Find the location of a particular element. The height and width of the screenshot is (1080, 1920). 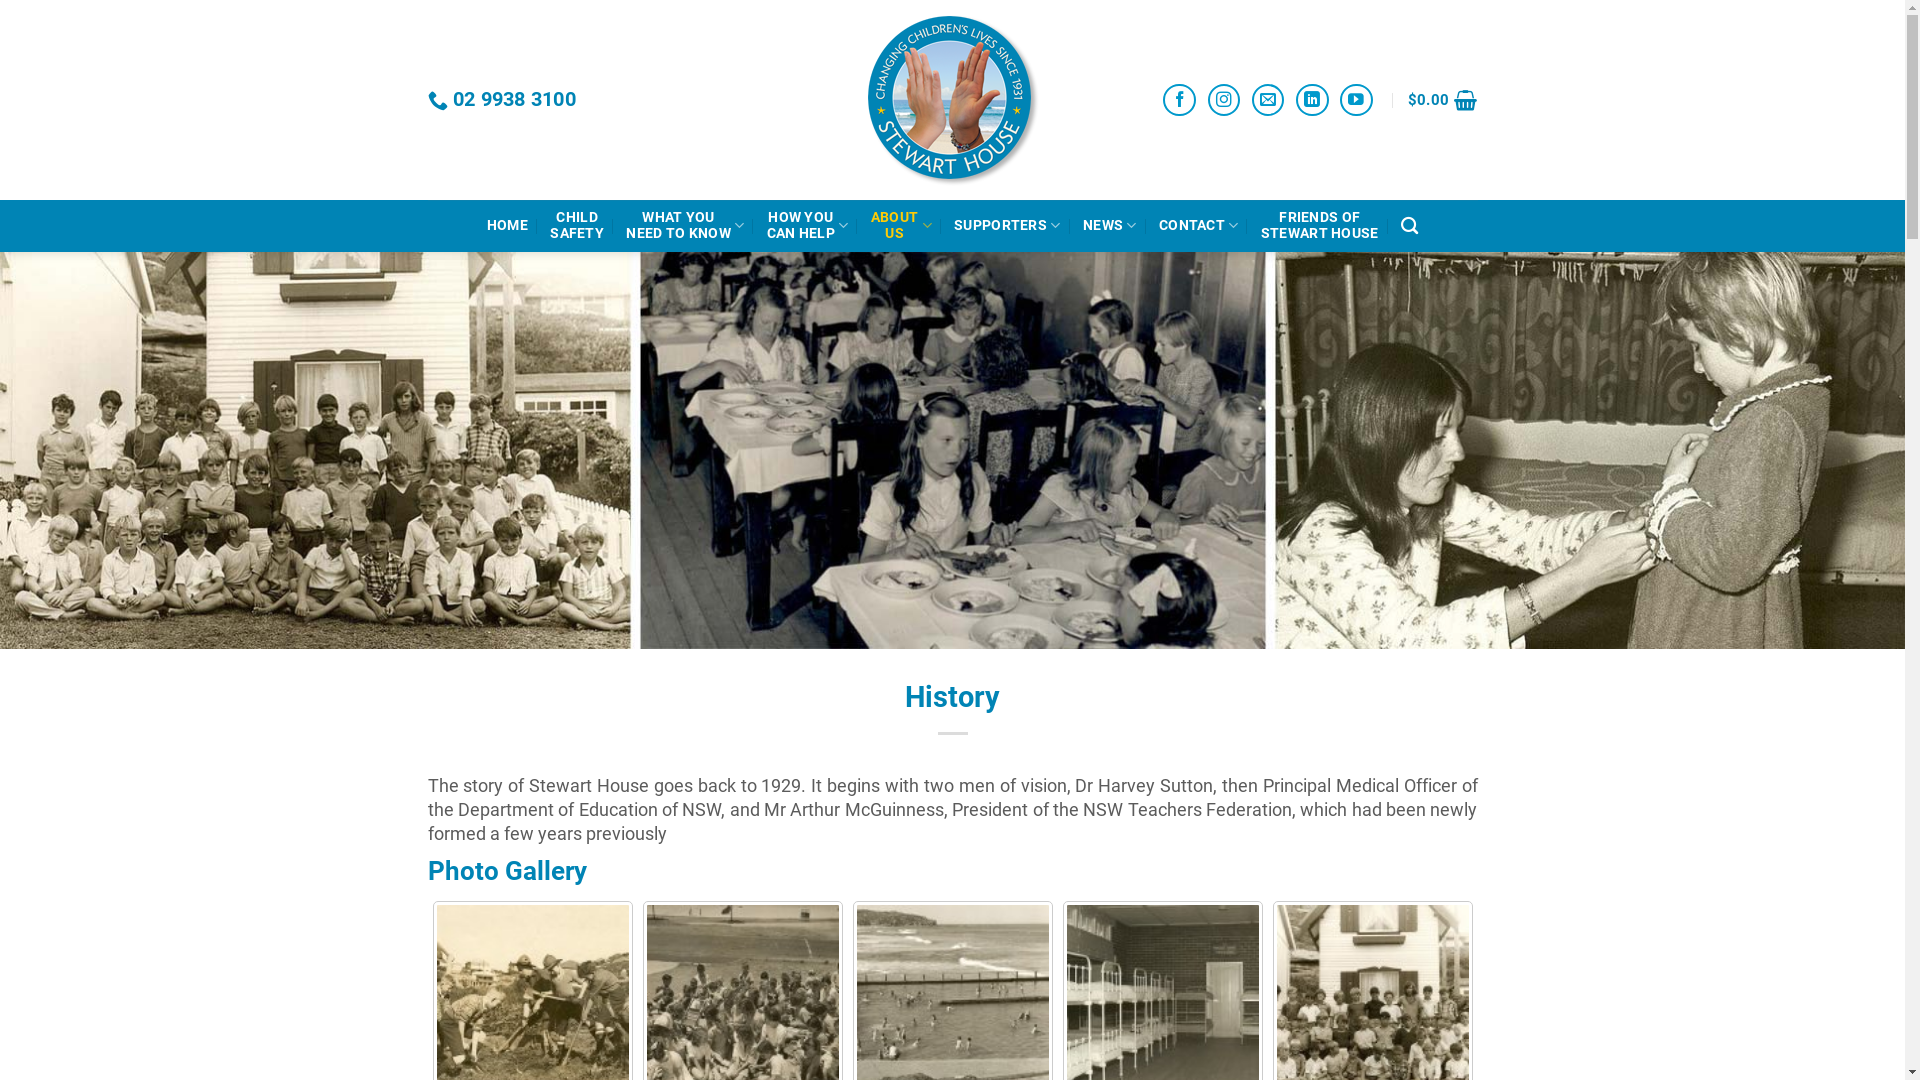

'SUPPORTERS' is located at coordinates (1007, 225).